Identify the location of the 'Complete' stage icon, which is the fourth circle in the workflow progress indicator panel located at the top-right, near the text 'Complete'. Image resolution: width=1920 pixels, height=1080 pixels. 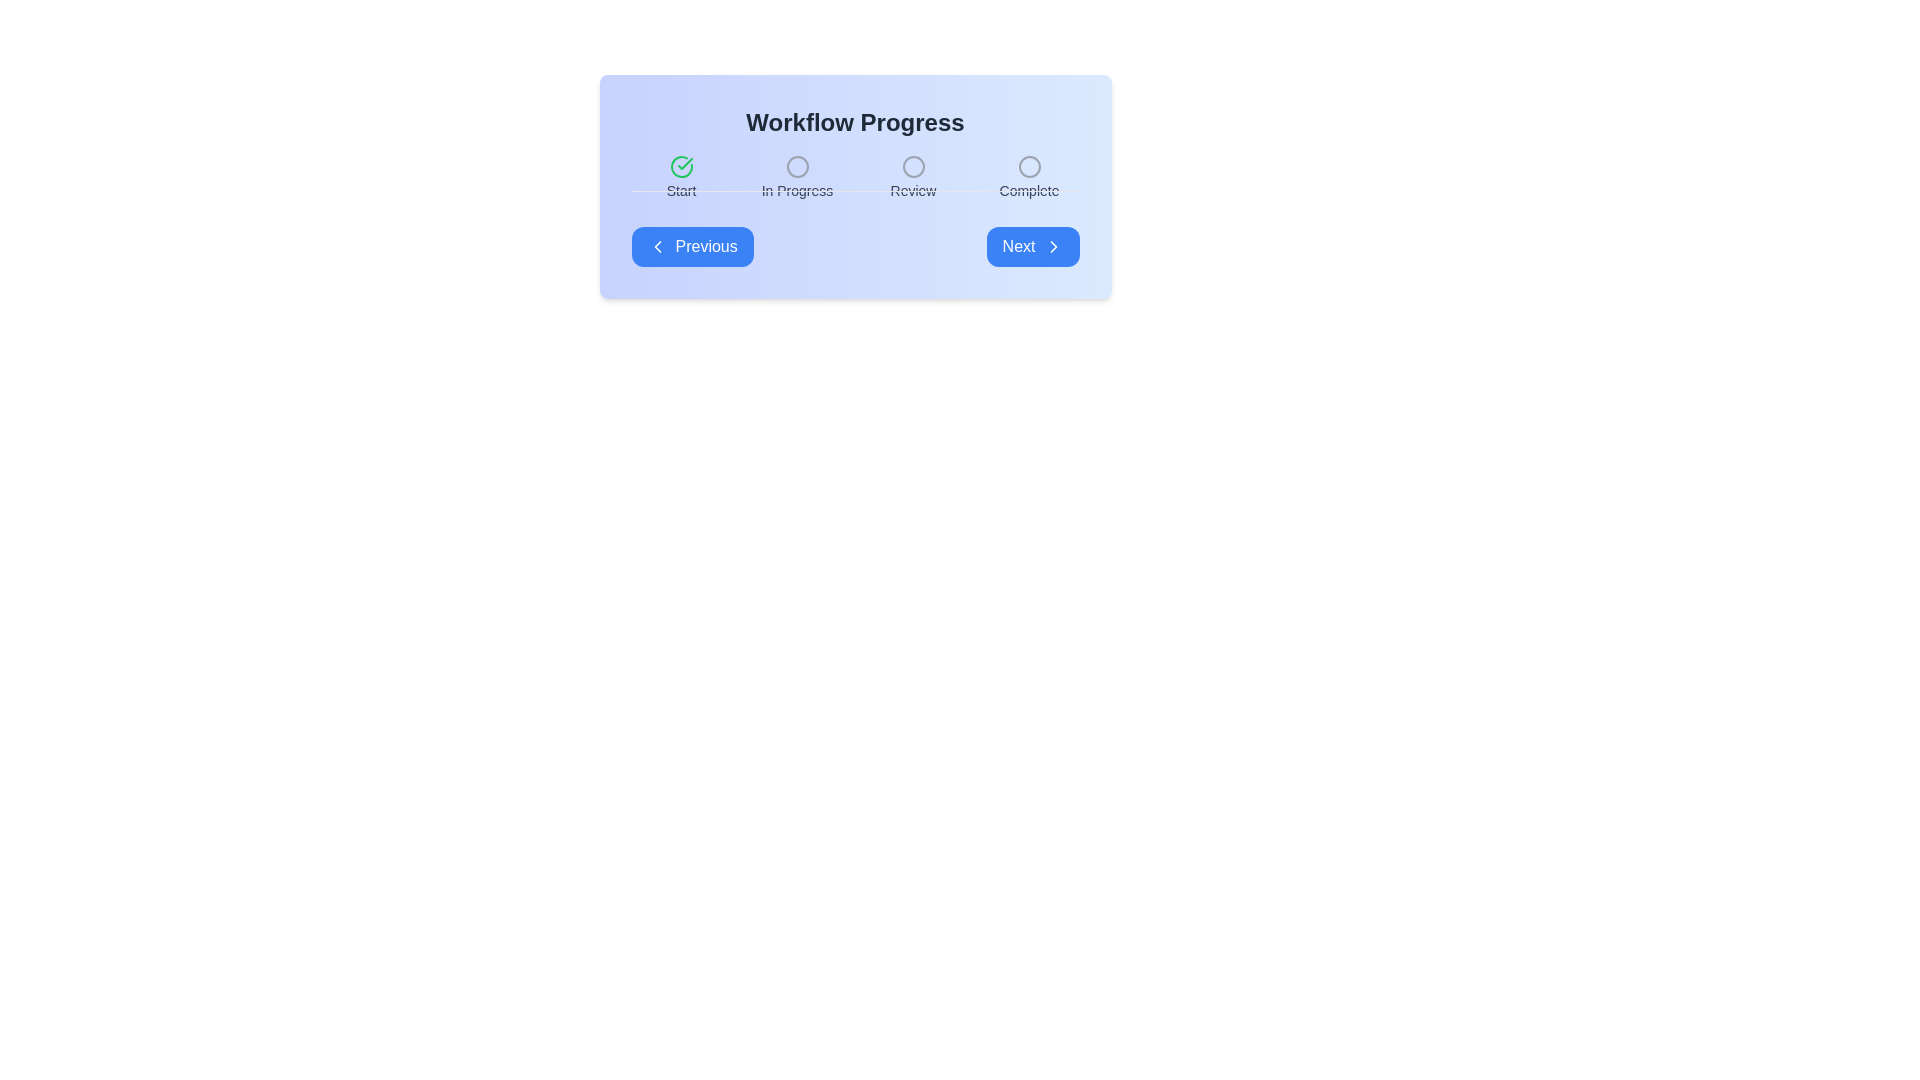
(1029, 165).